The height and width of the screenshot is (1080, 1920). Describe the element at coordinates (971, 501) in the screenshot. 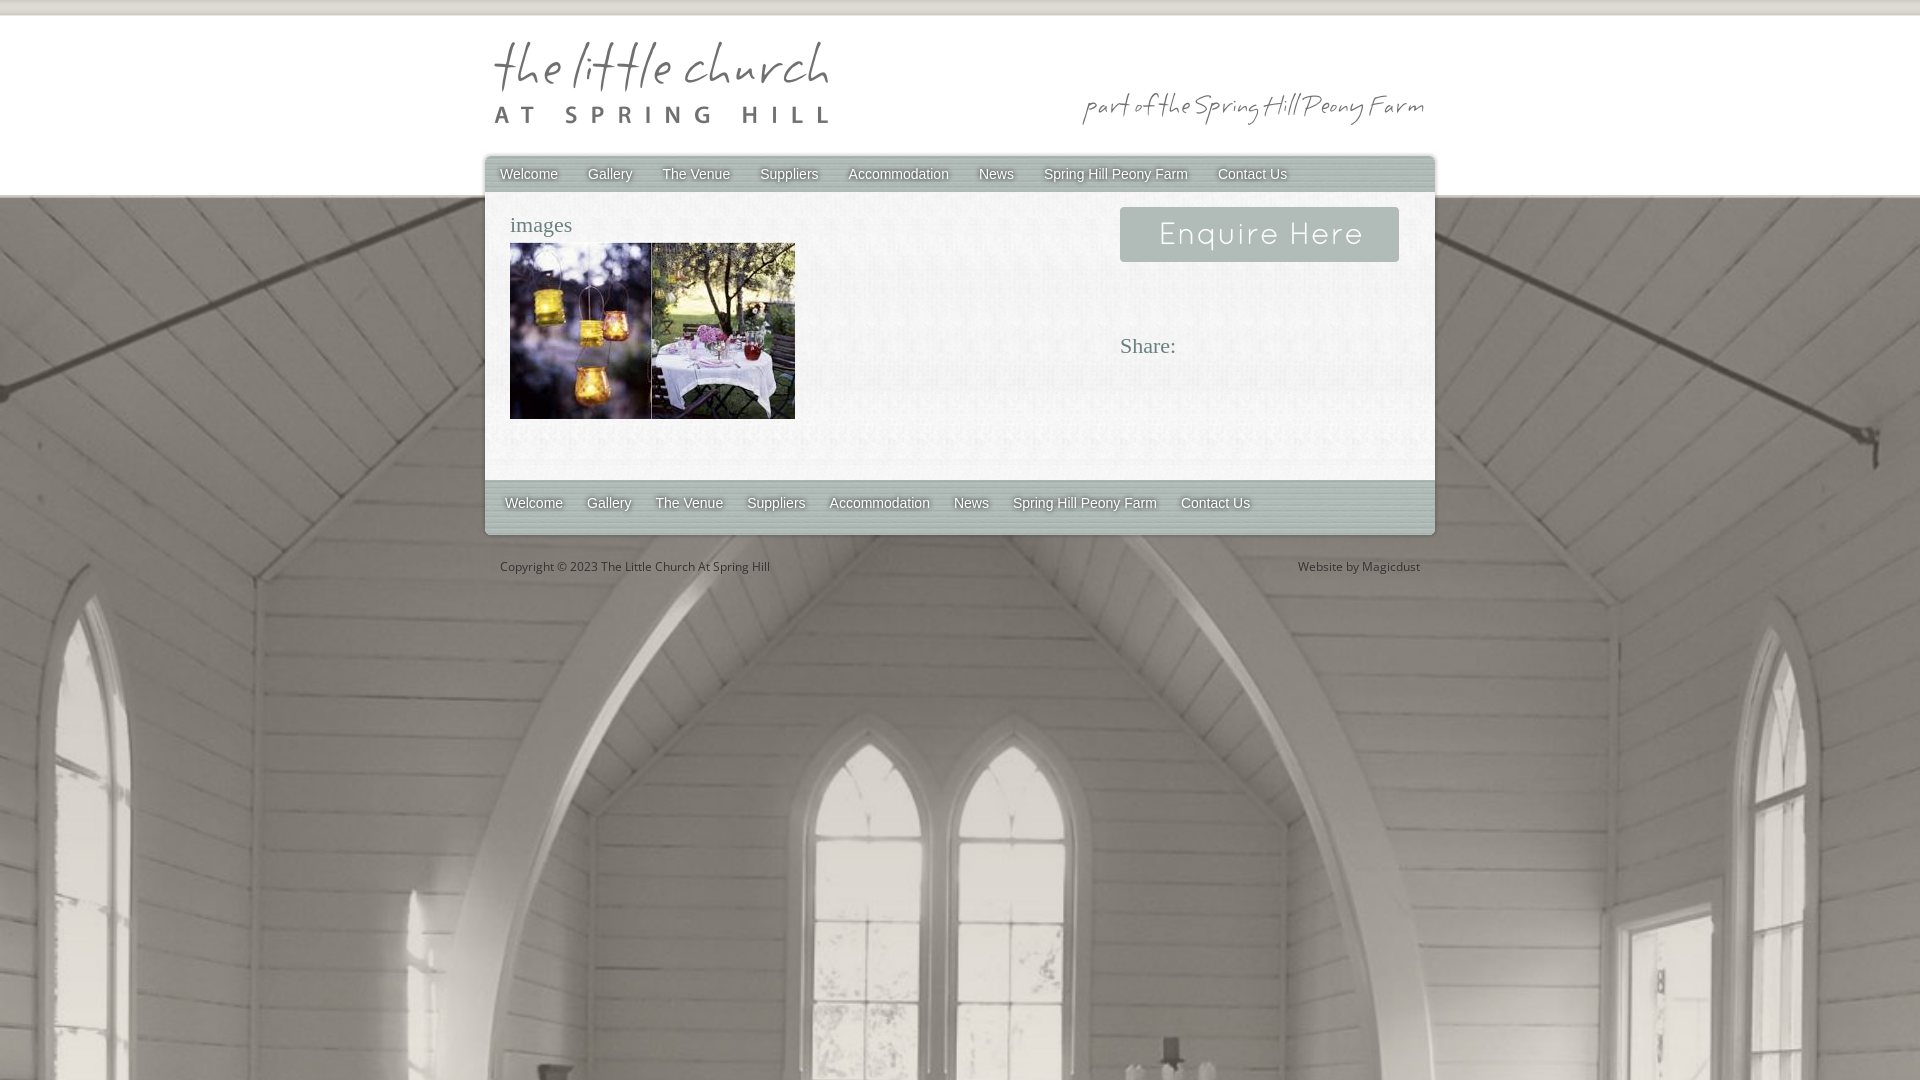

I see `'News'` at that location.